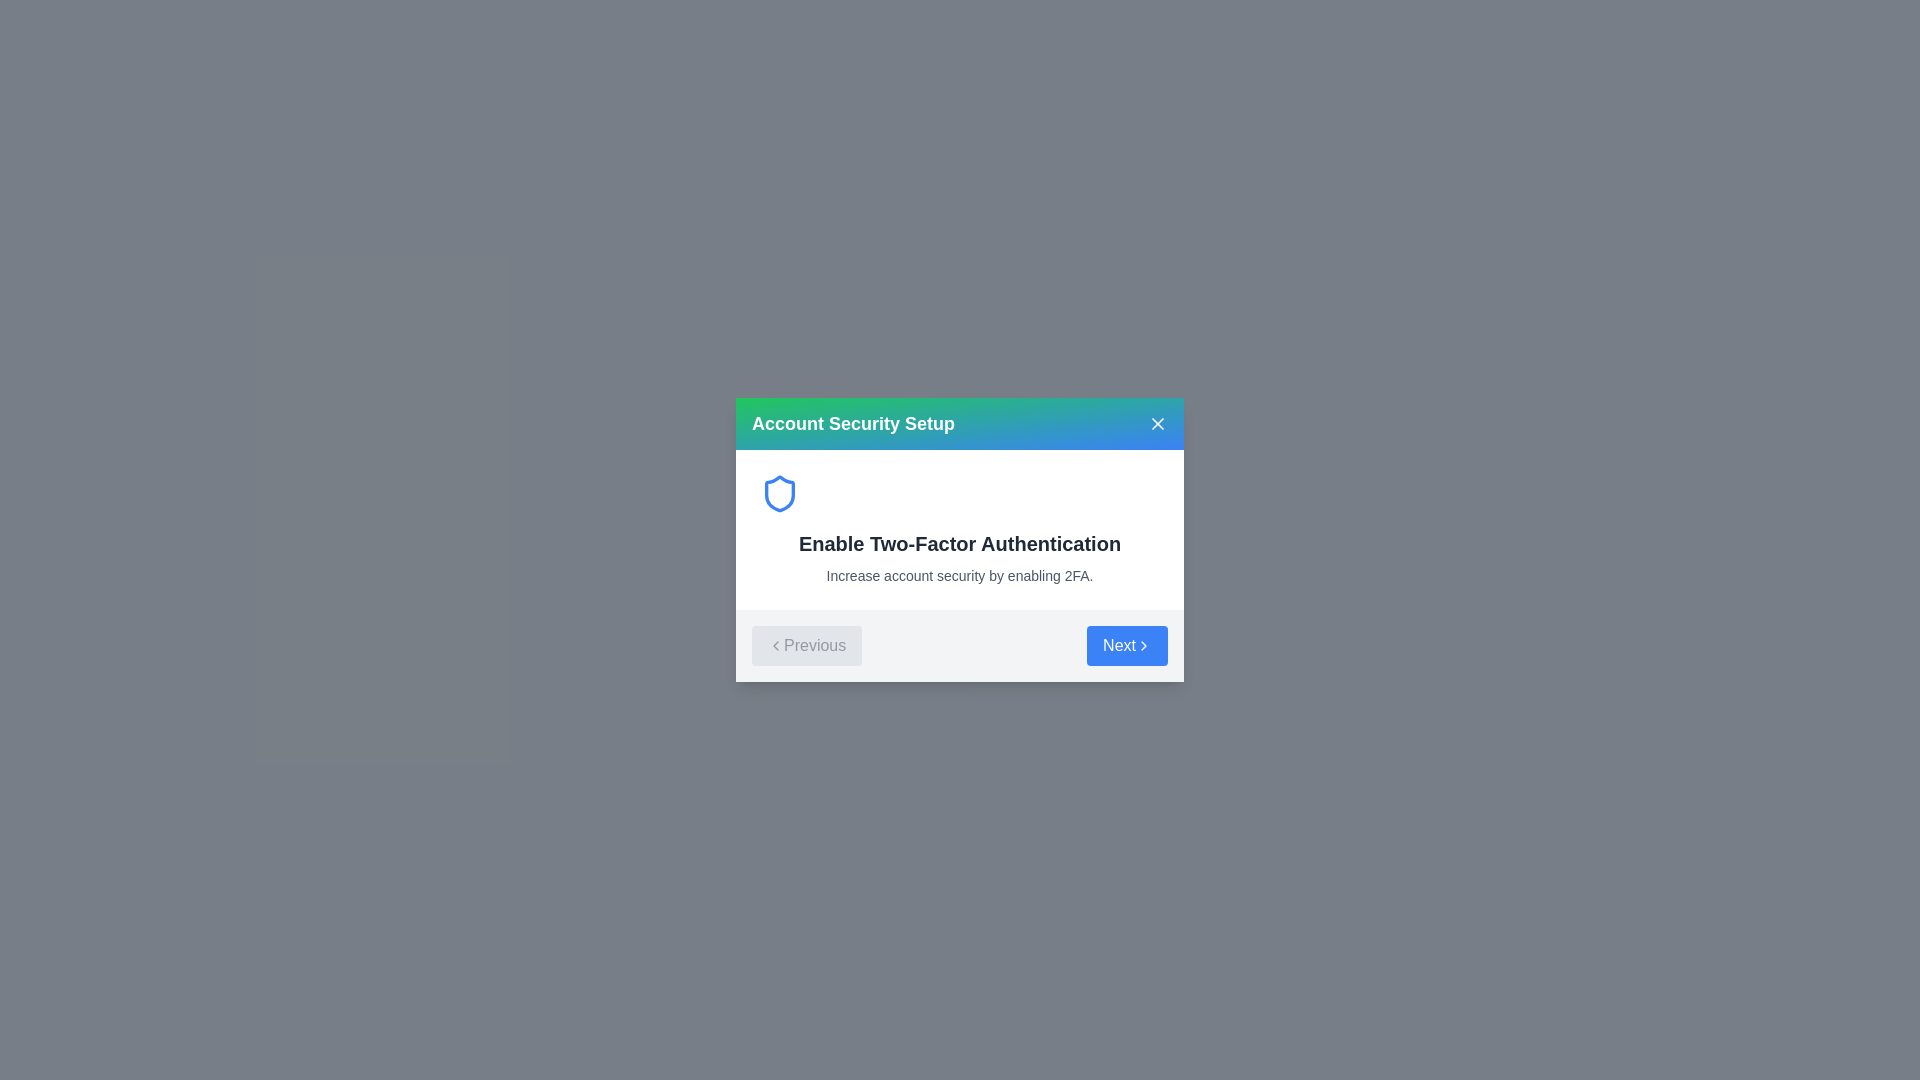 The image size is (1920, 1080). What do you see at coordinates (807, 645) in the screenshot?
I see `the 'Previous' button, which is a gray button with a left-pointing chevron icon and the text 'Previous', located at the bottom-left corner of a modal dialog` at bounding box center [807, 645].